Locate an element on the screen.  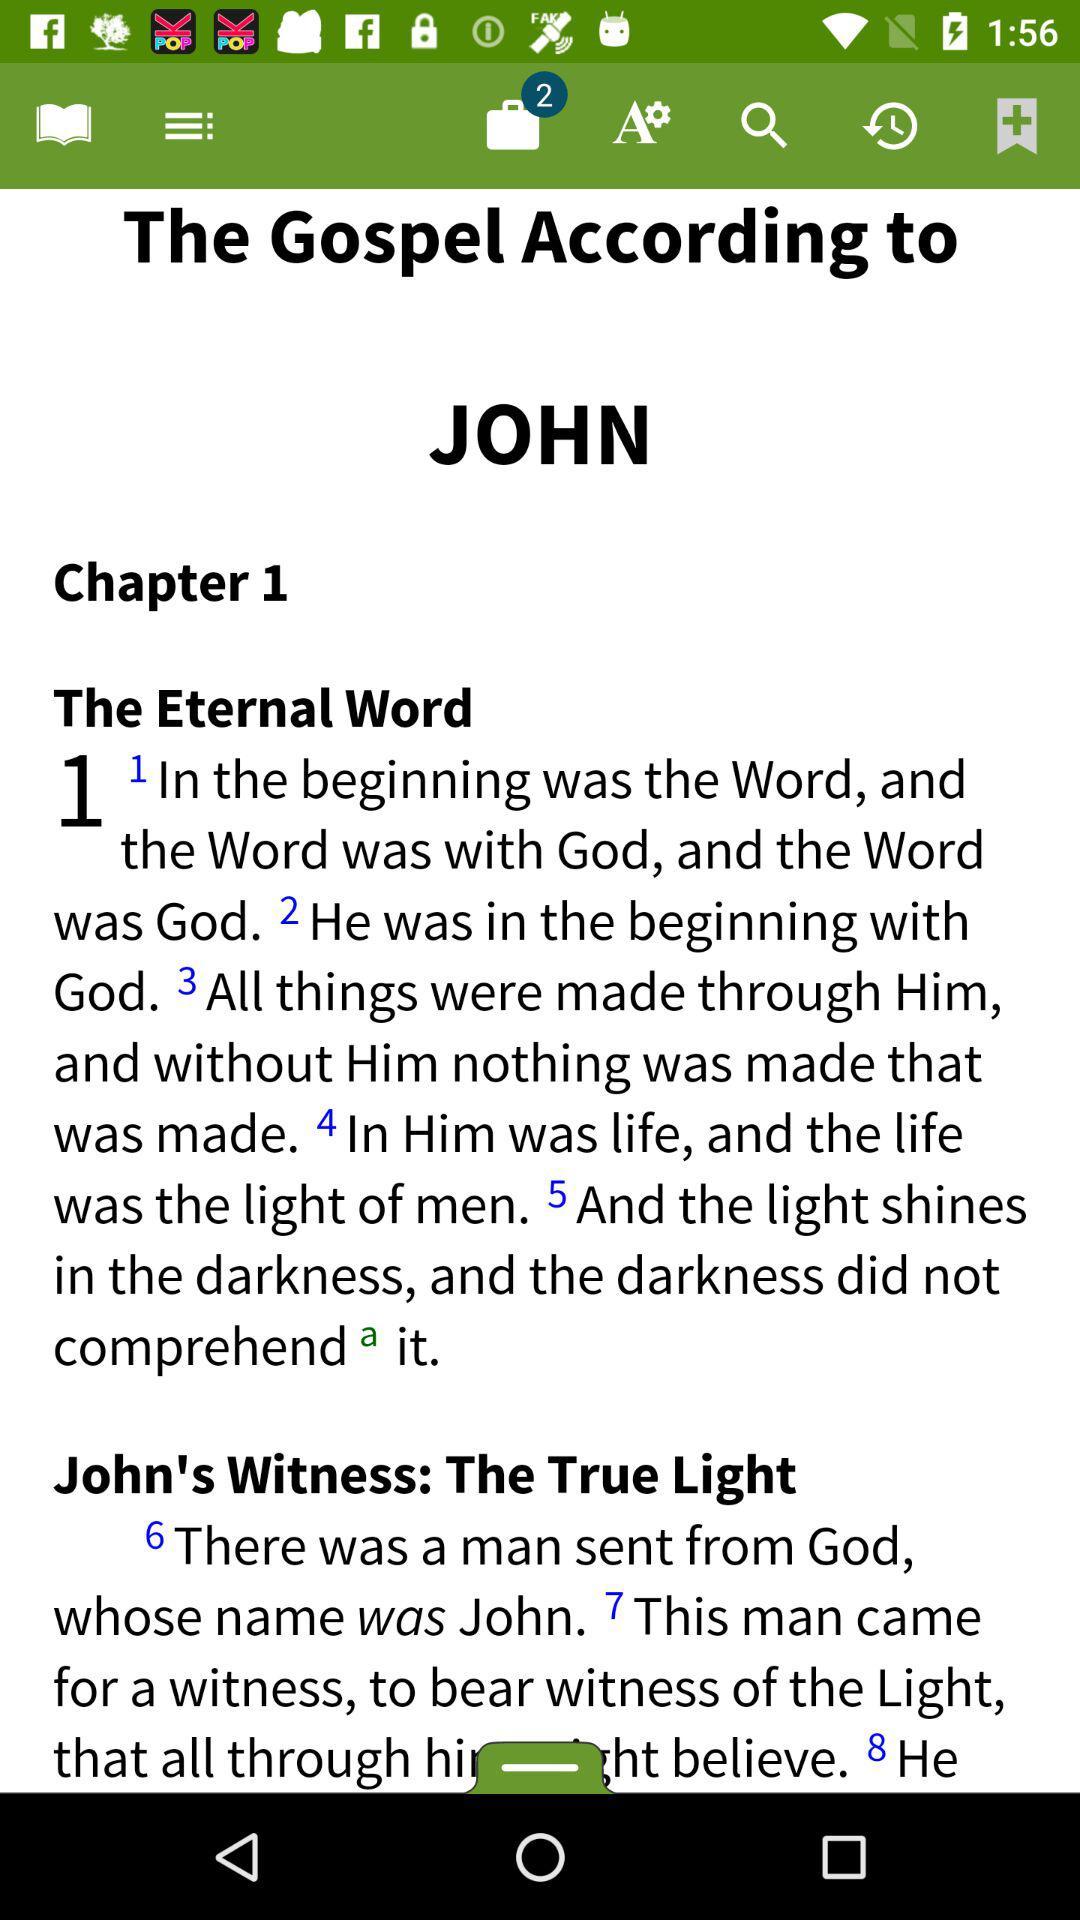
bookmarks is located at coordinates (1017, 124).